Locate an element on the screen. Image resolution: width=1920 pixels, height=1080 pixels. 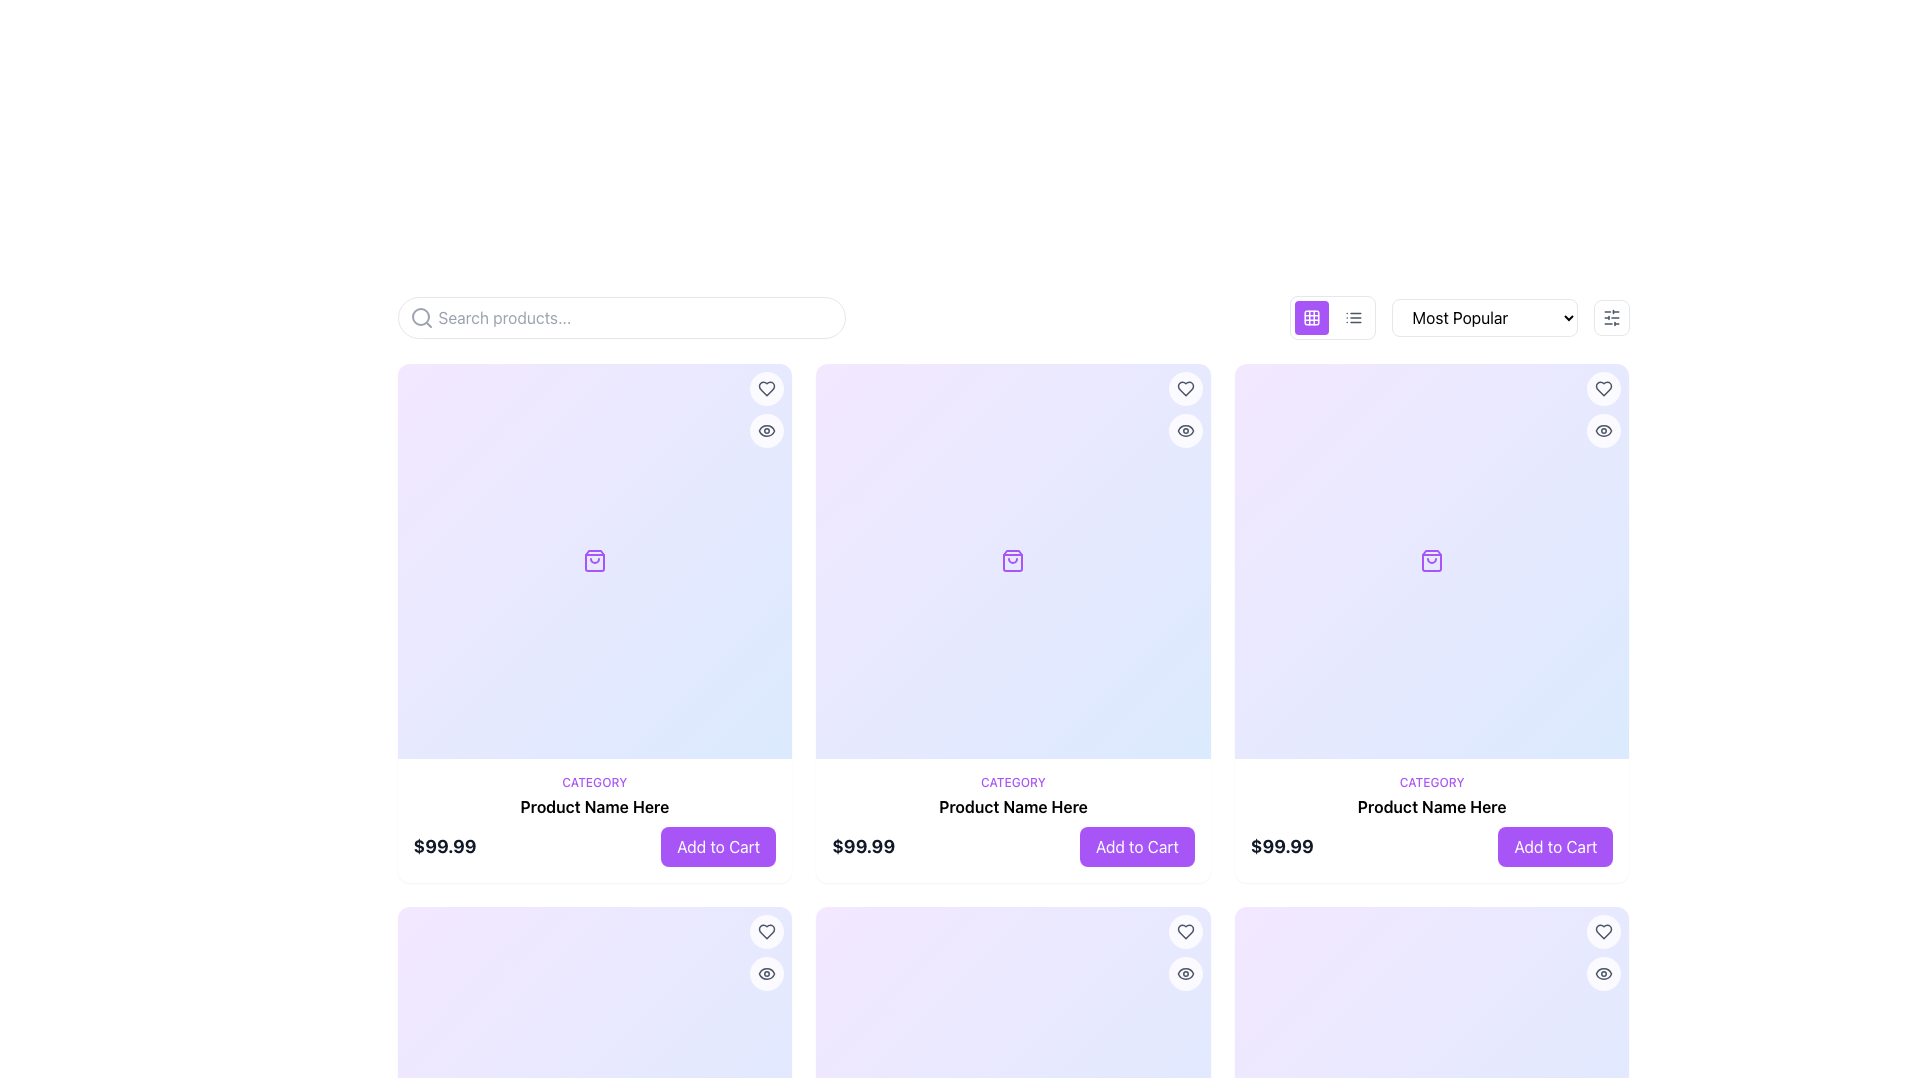
the rectangular button with a gray icon of horizontally aligned sliders located in the top-right control panel, to the right of the 'Most Popular' dropdown menu is located at coordinates (1611, 316).